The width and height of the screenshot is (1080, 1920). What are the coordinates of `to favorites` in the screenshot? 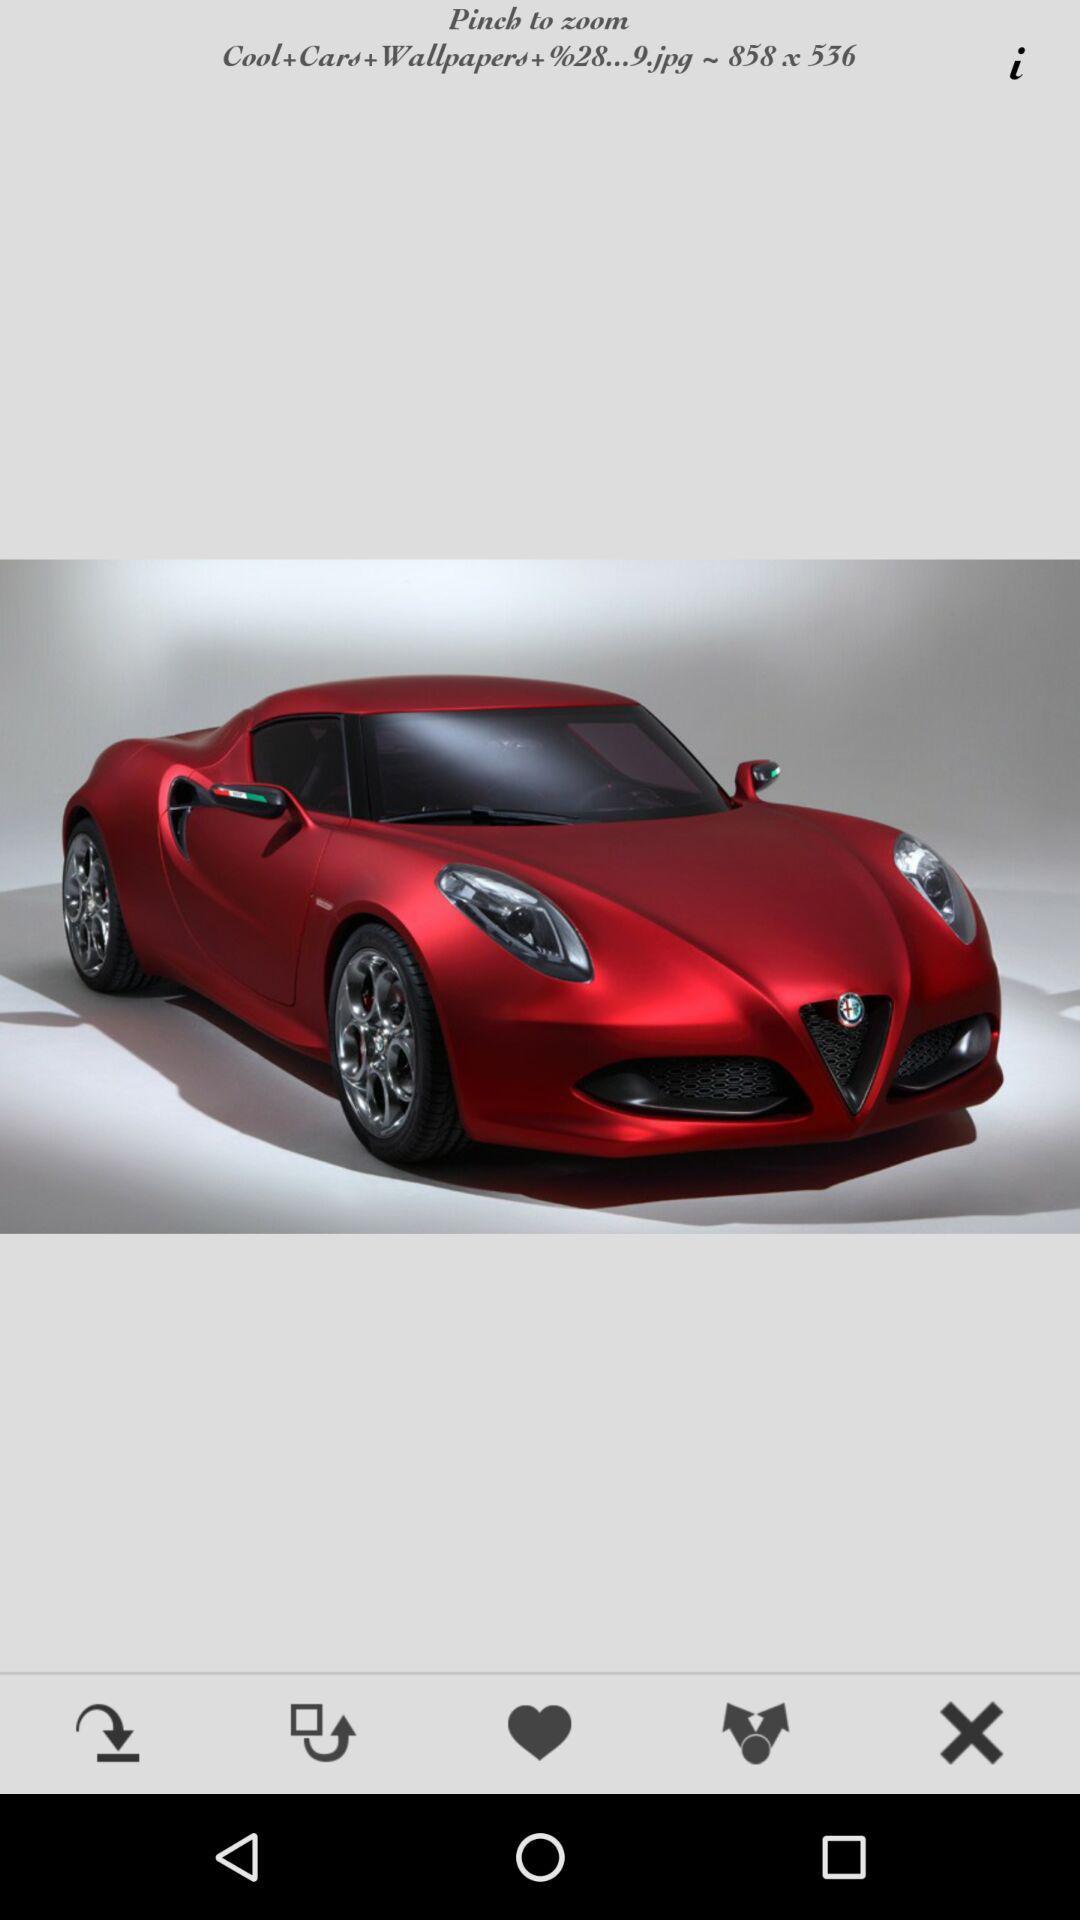 It's located at (540, 1734).